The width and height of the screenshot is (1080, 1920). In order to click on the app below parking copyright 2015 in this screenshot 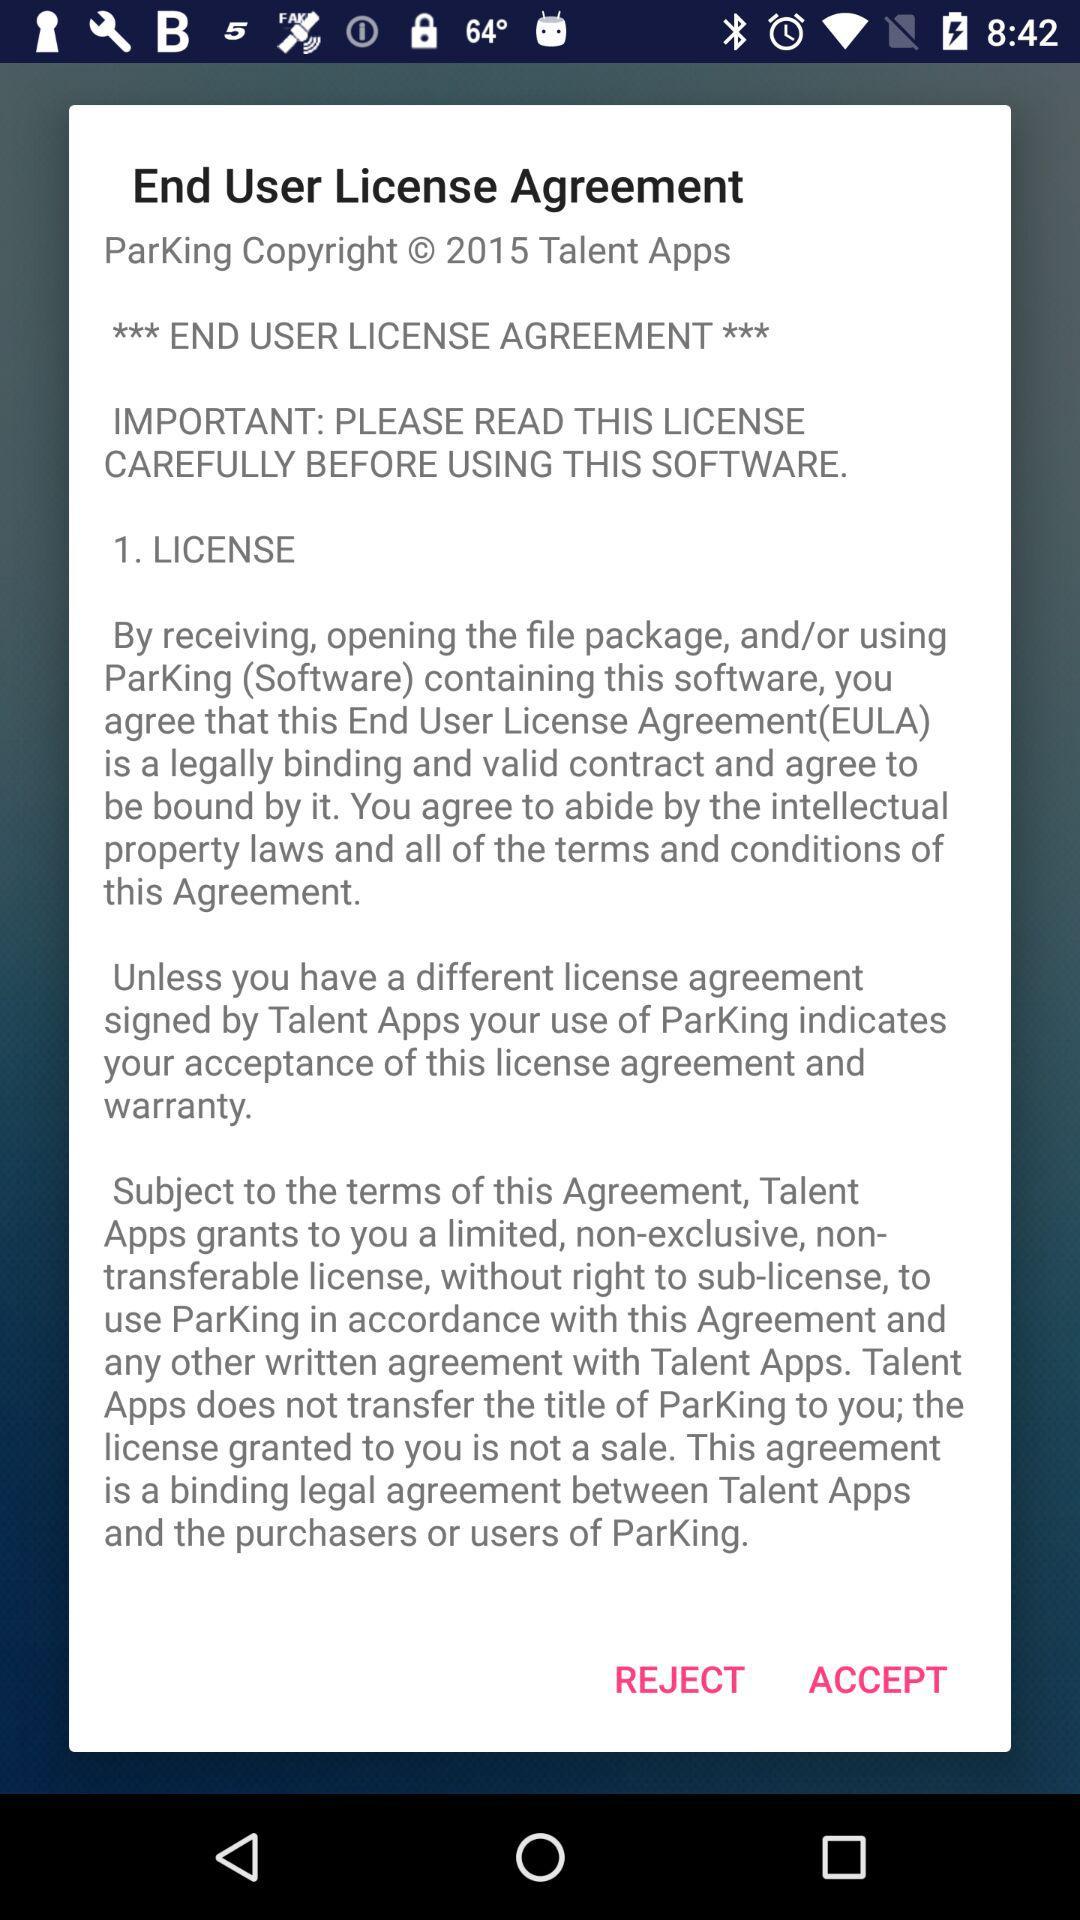, I will do `click(678, 1678)`.